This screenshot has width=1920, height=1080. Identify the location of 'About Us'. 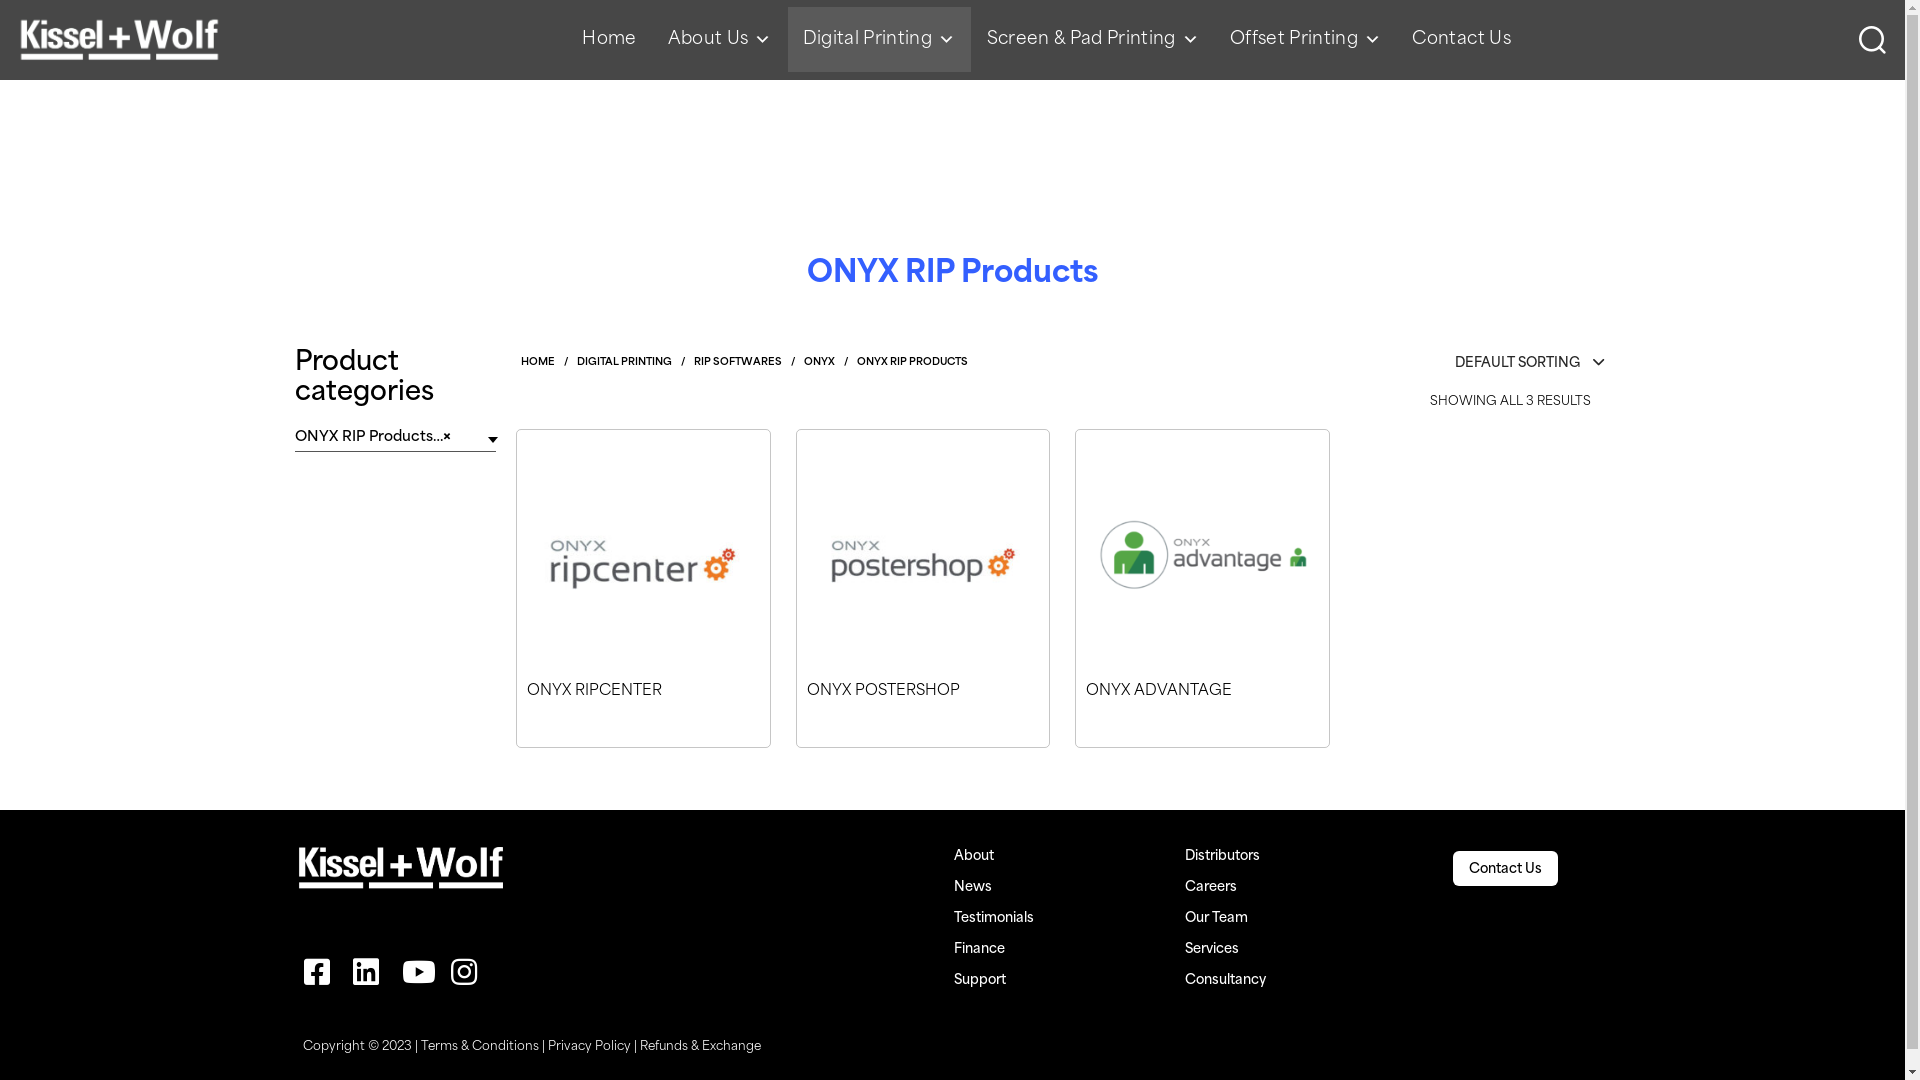
(720, 39).